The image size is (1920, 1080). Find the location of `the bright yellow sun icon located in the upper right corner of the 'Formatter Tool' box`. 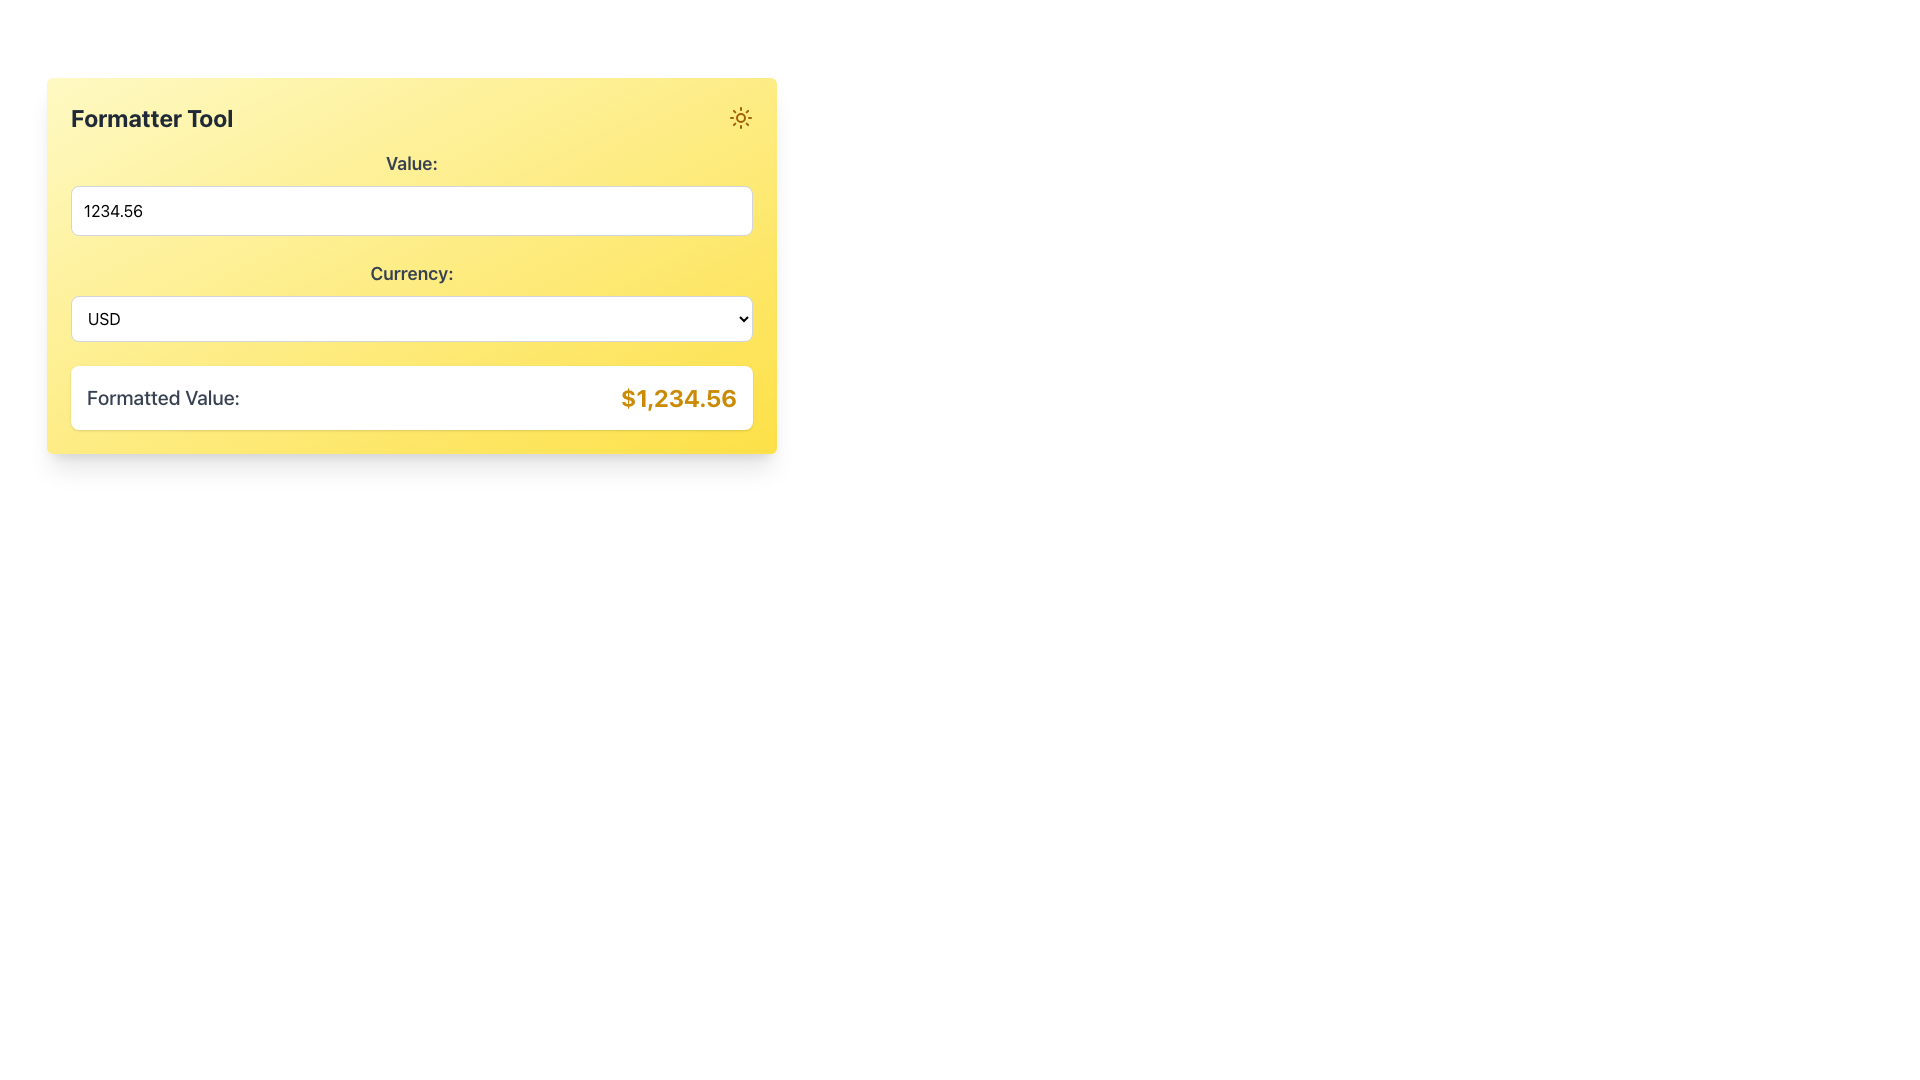

the bright yellow sun icon located in the upper right corner of the 'Formatter Tool' box is located at coordinates (739, 118).